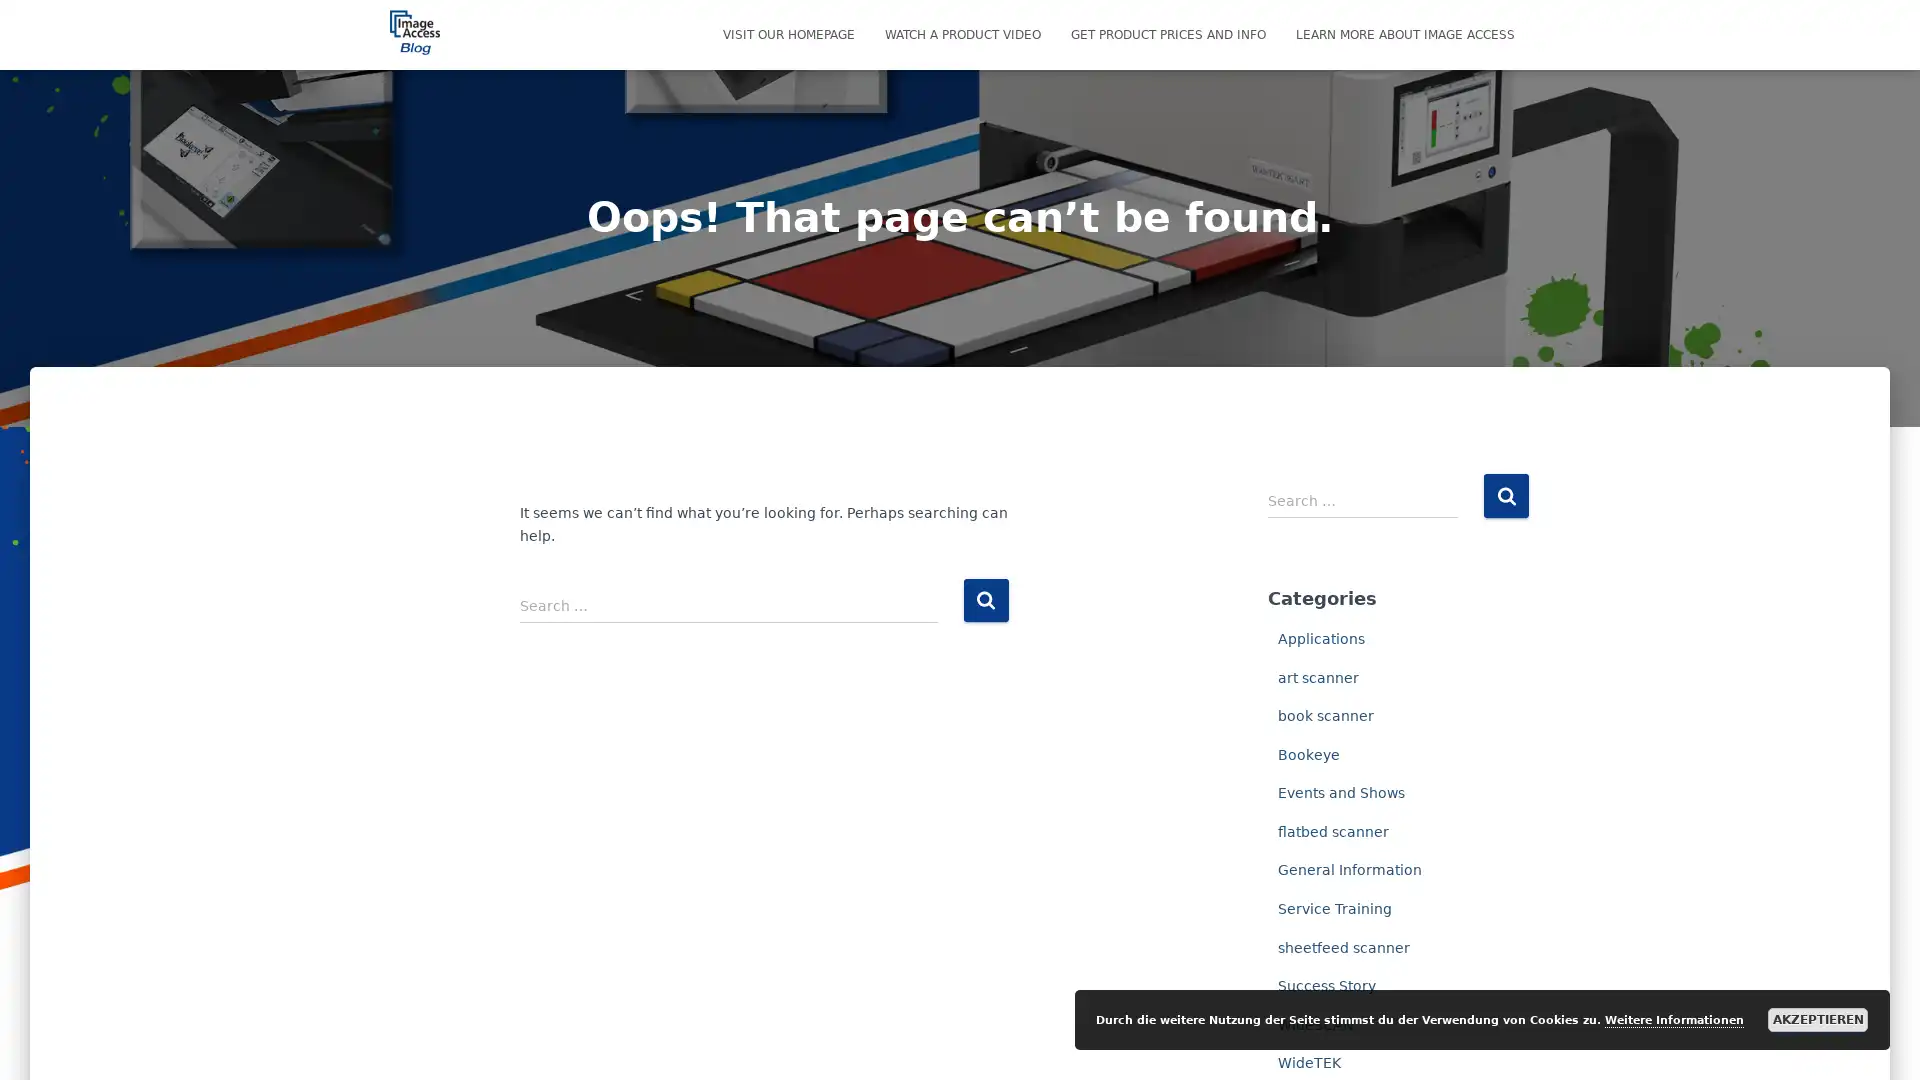 The image size is (1920, 1080). What do you see at coordinates (1506, 495) in the screenshot?
I see `Search` at bounding box center [1506, 495].